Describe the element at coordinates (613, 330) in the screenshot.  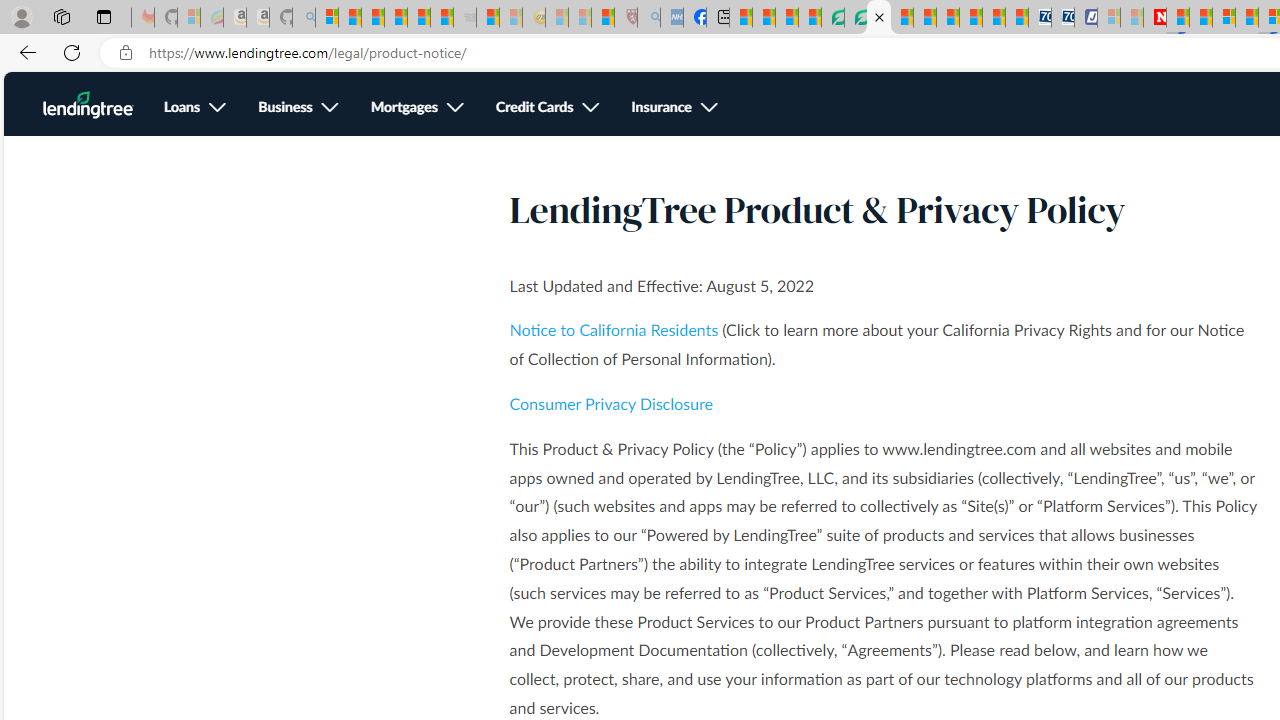
I see `'Notice to California Residents'` at that location.